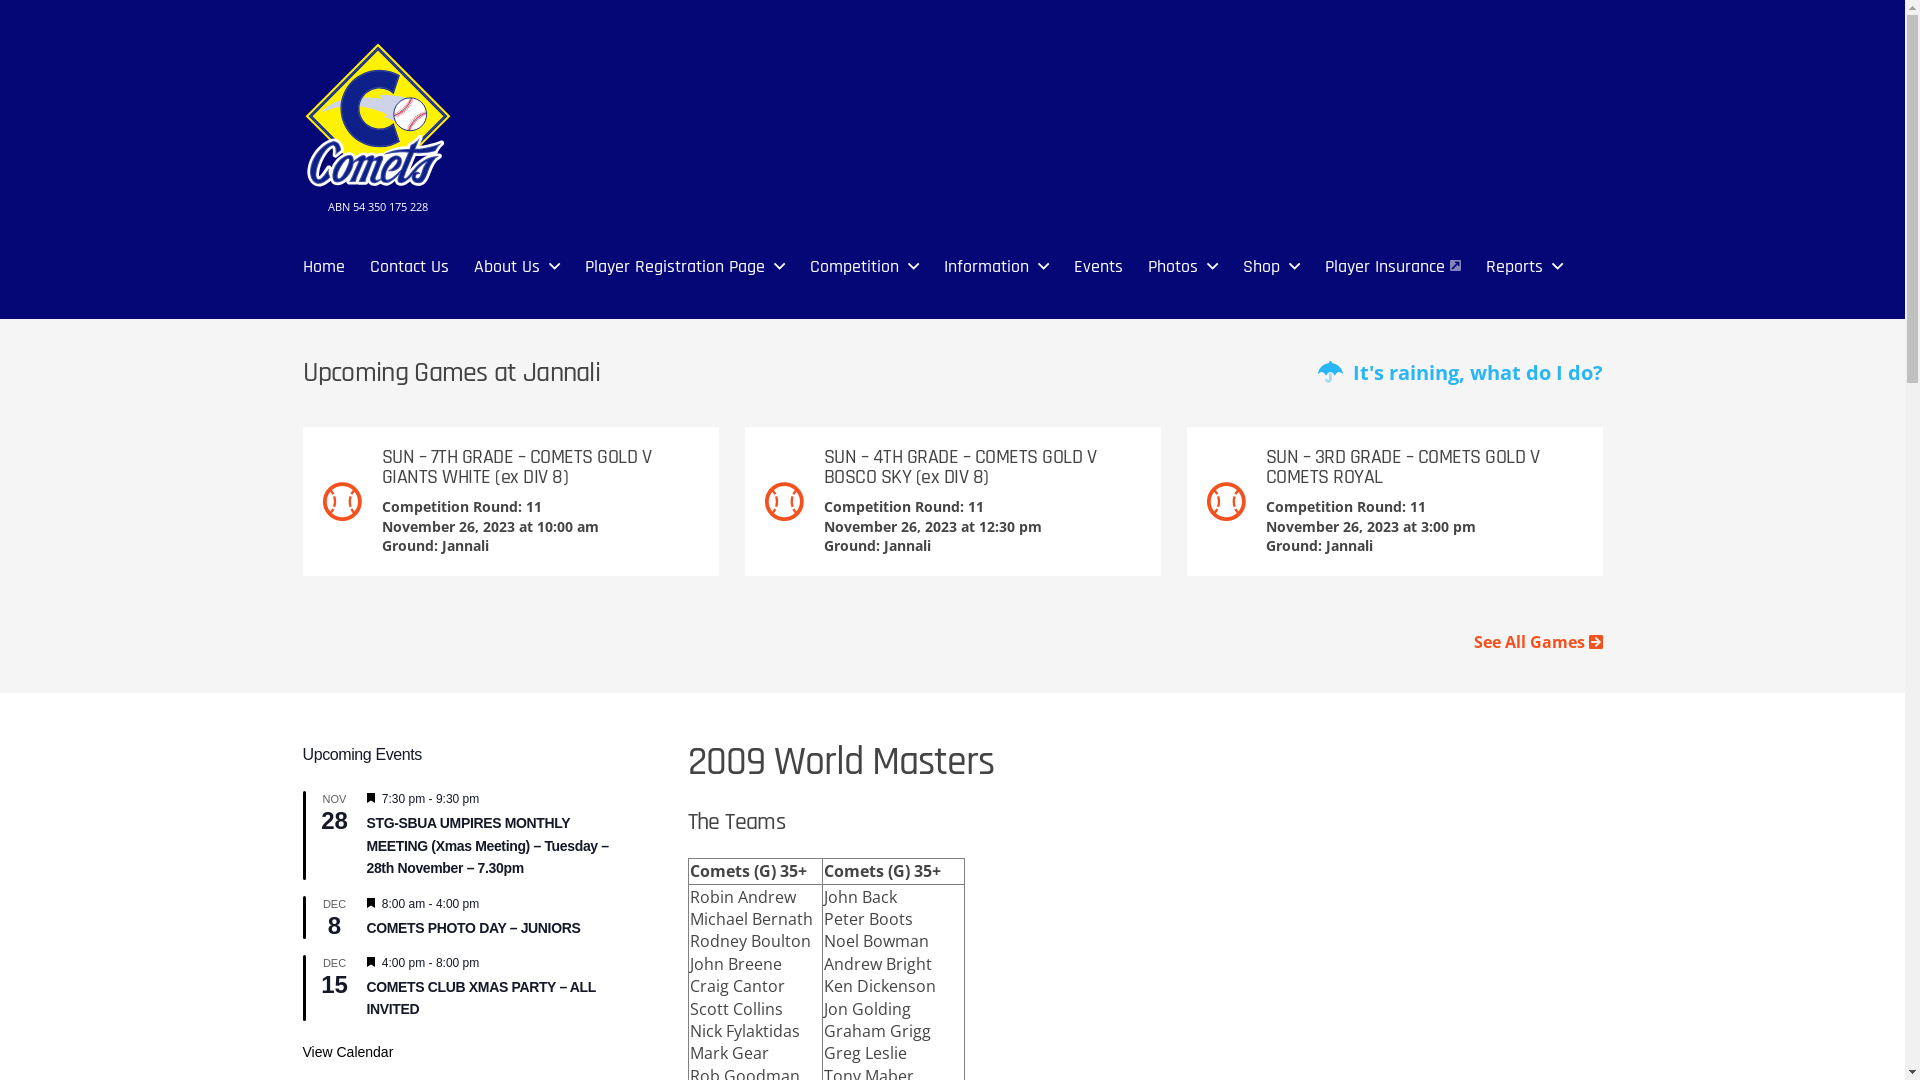 The height and width of the screenshot is (1080, 1920). What do you see at coordinates (1172, 265) in the screenshot?
I see `'Photos'` at bounding box center [1172, 265].